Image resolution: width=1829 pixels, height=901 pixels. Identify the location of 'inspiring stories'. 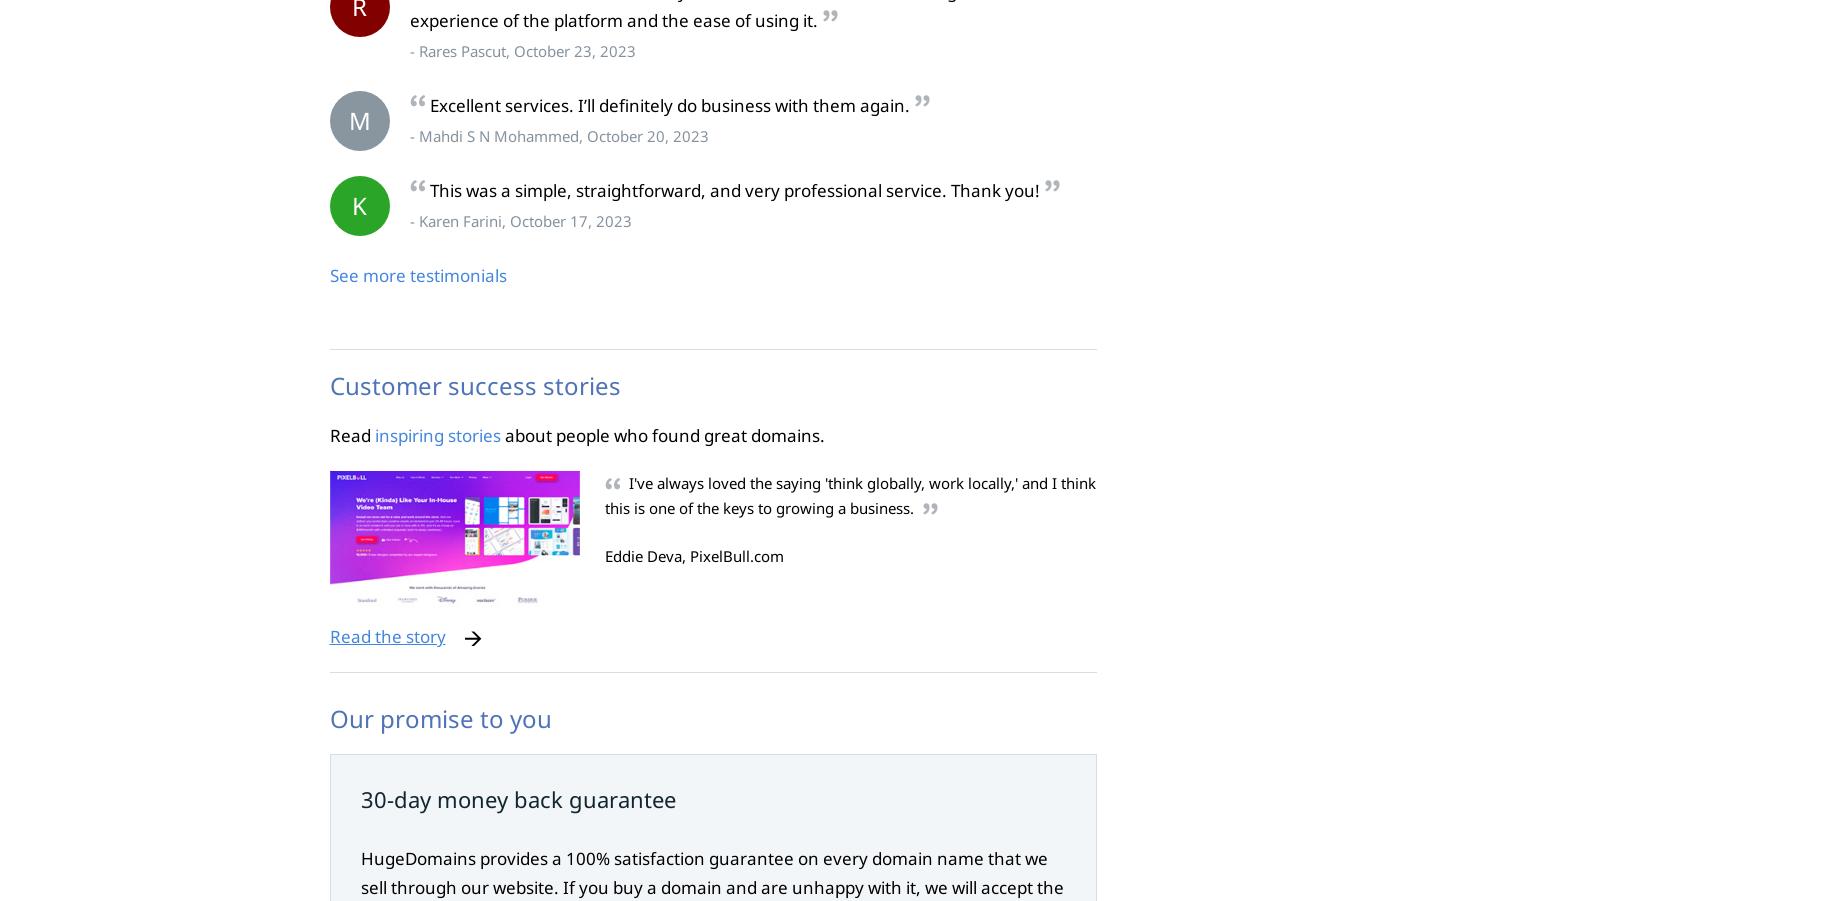
(435, 434).